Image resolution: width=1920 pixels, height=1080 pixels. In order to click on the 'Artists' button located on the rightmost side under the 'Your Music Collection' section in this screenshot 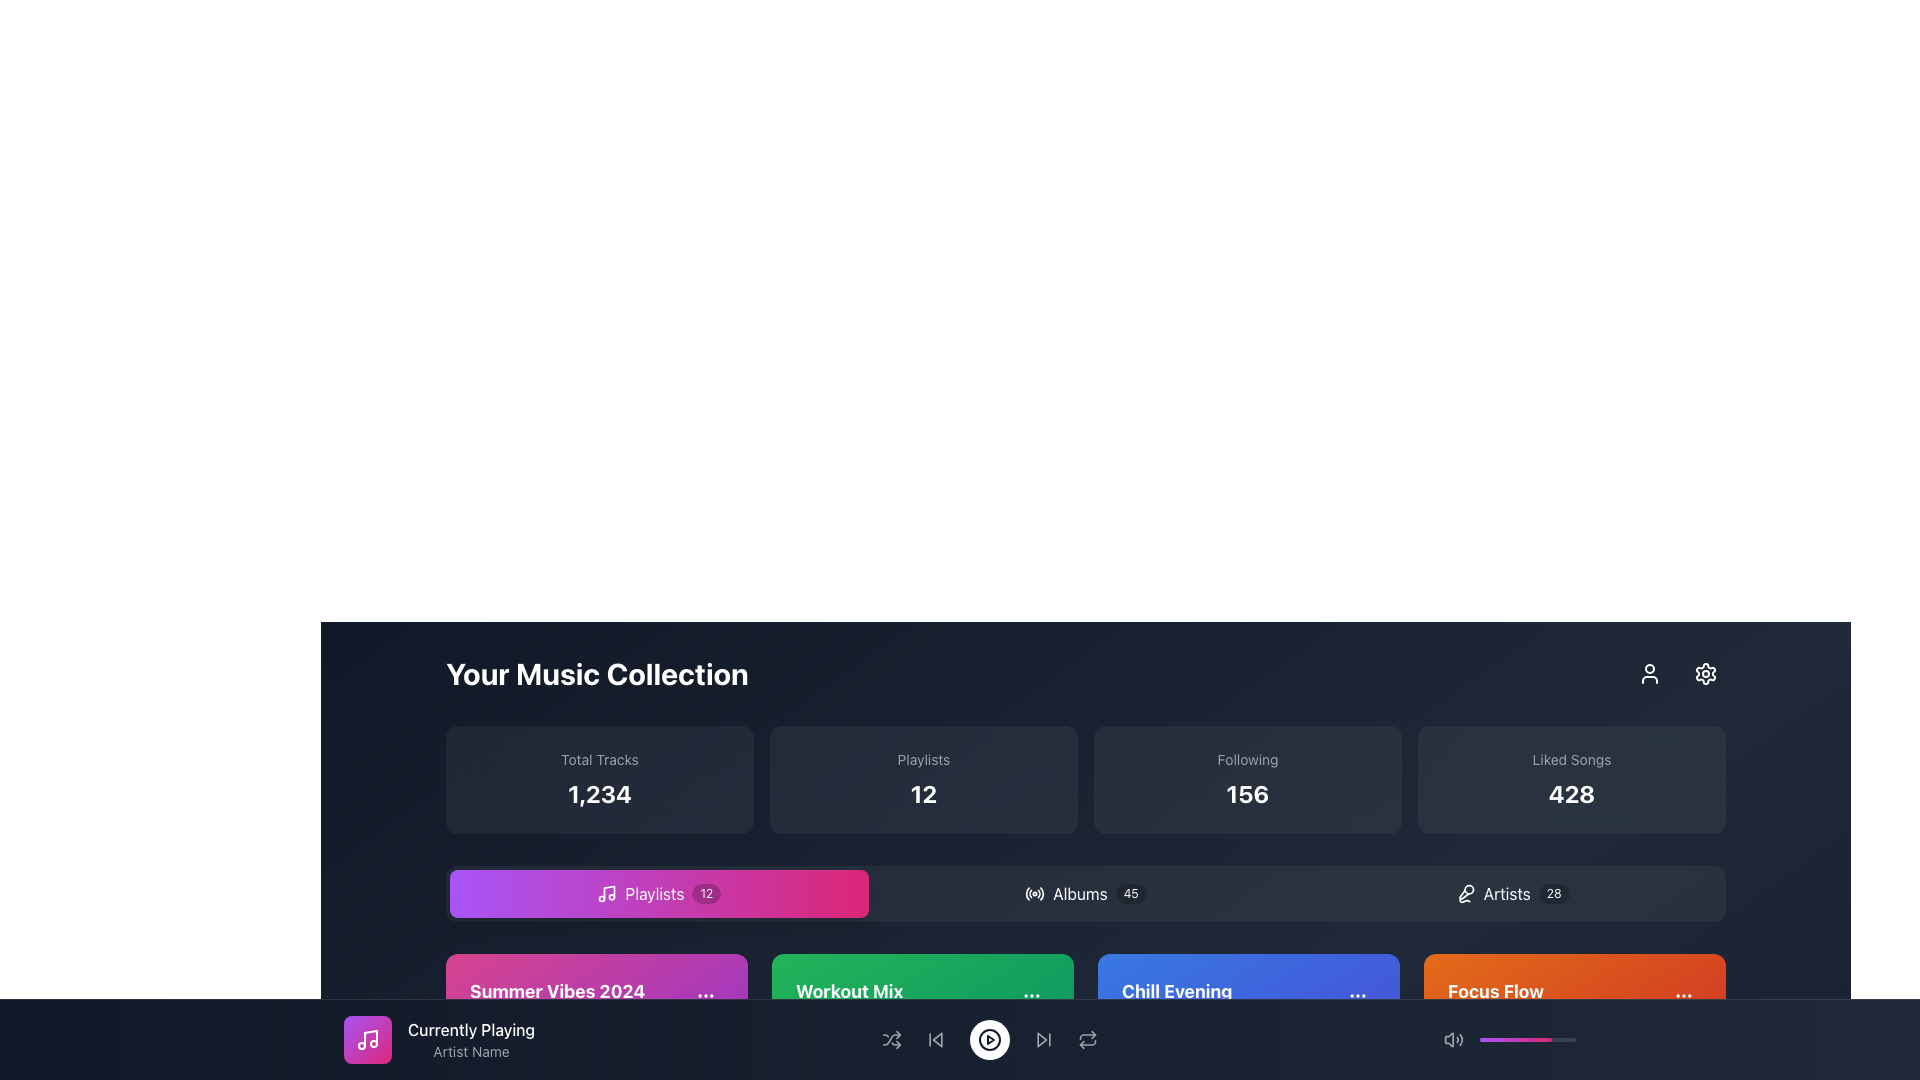, I will do `click(1512, 893)`.